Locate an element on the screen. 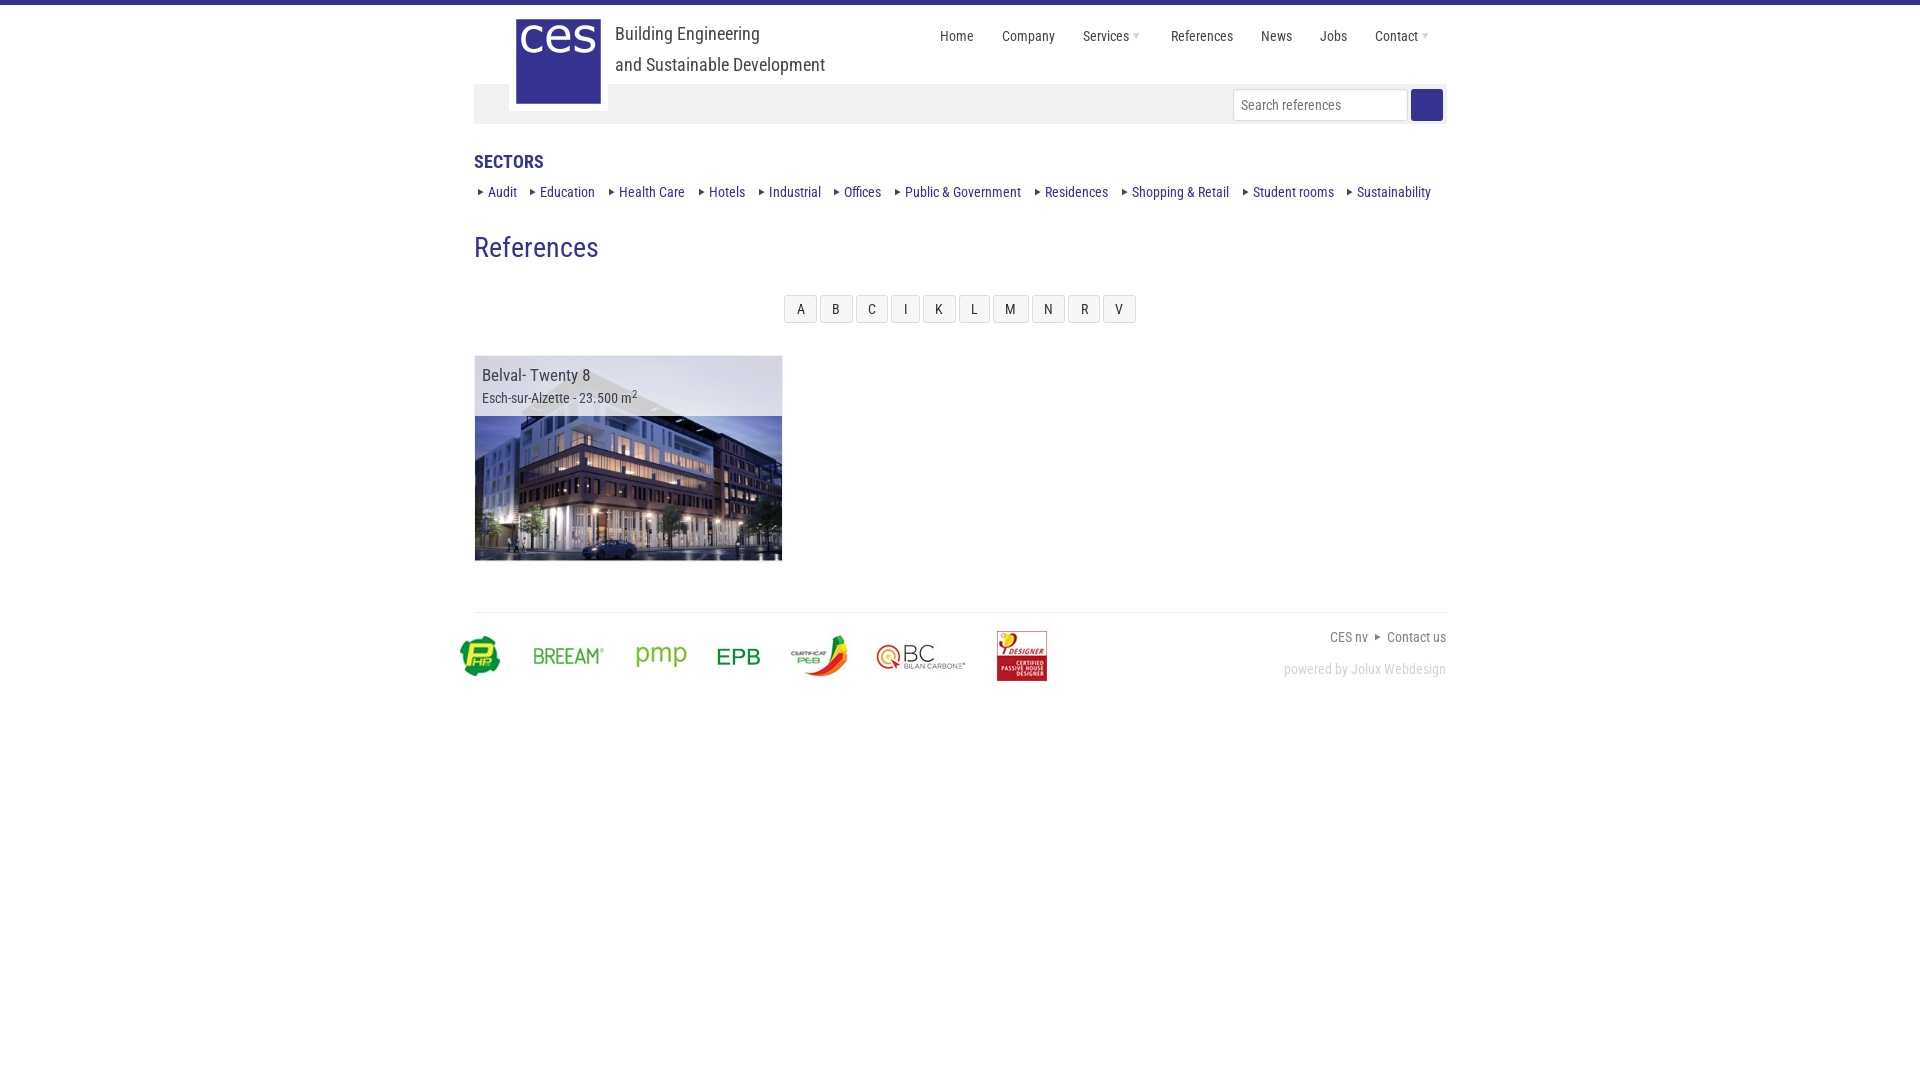 Image resolution: width=1920 pixels, height=1080 pixels. 'M' is located at coordinates (993, 309).